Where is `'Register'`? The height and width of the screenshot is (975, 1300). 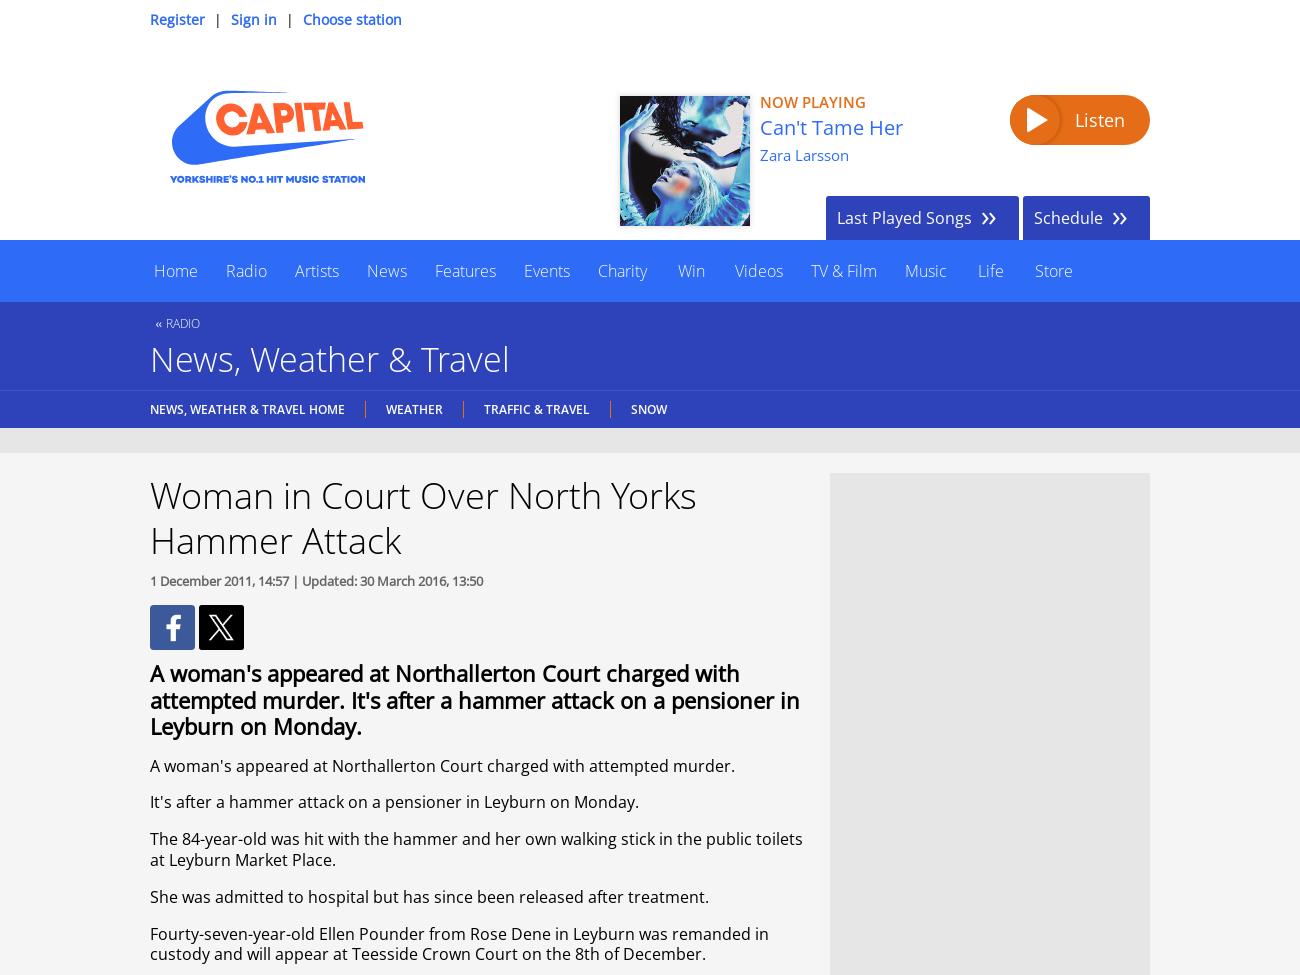 'Register' is located at coordinates (177, 19).